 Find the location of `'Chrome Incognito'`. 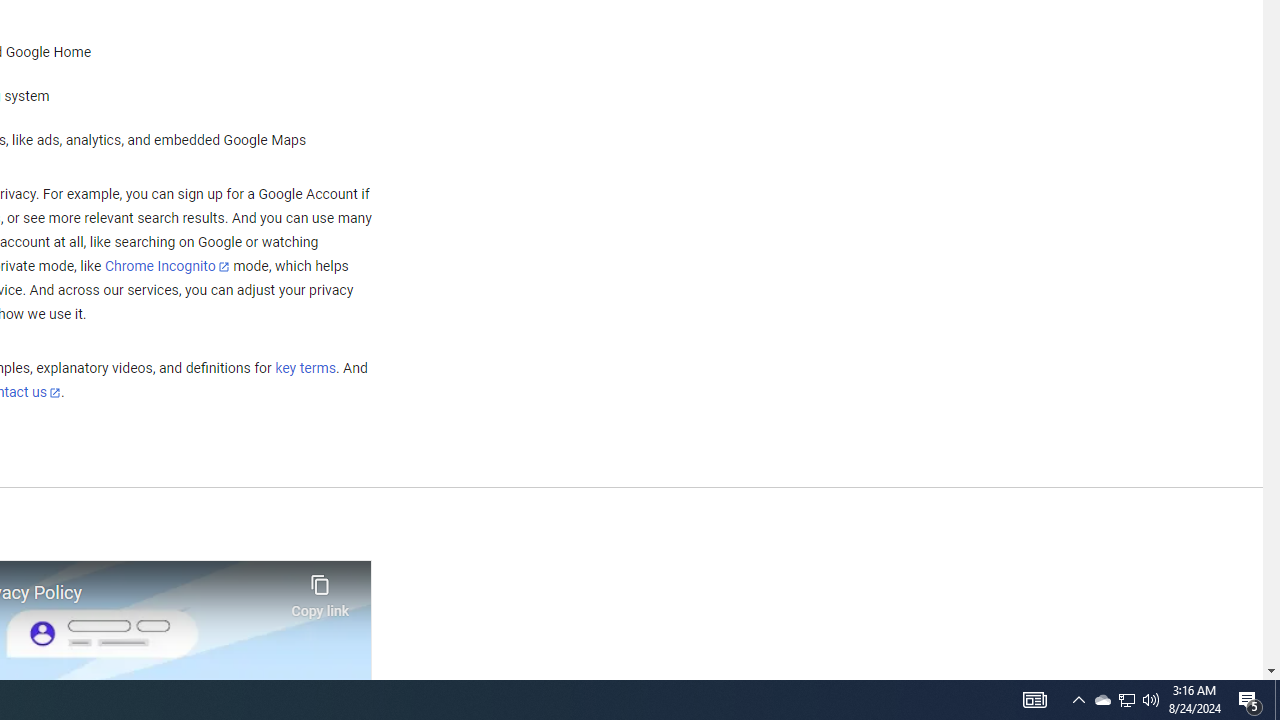

'Chrome Incognito' is located at coordinates (167, 265).